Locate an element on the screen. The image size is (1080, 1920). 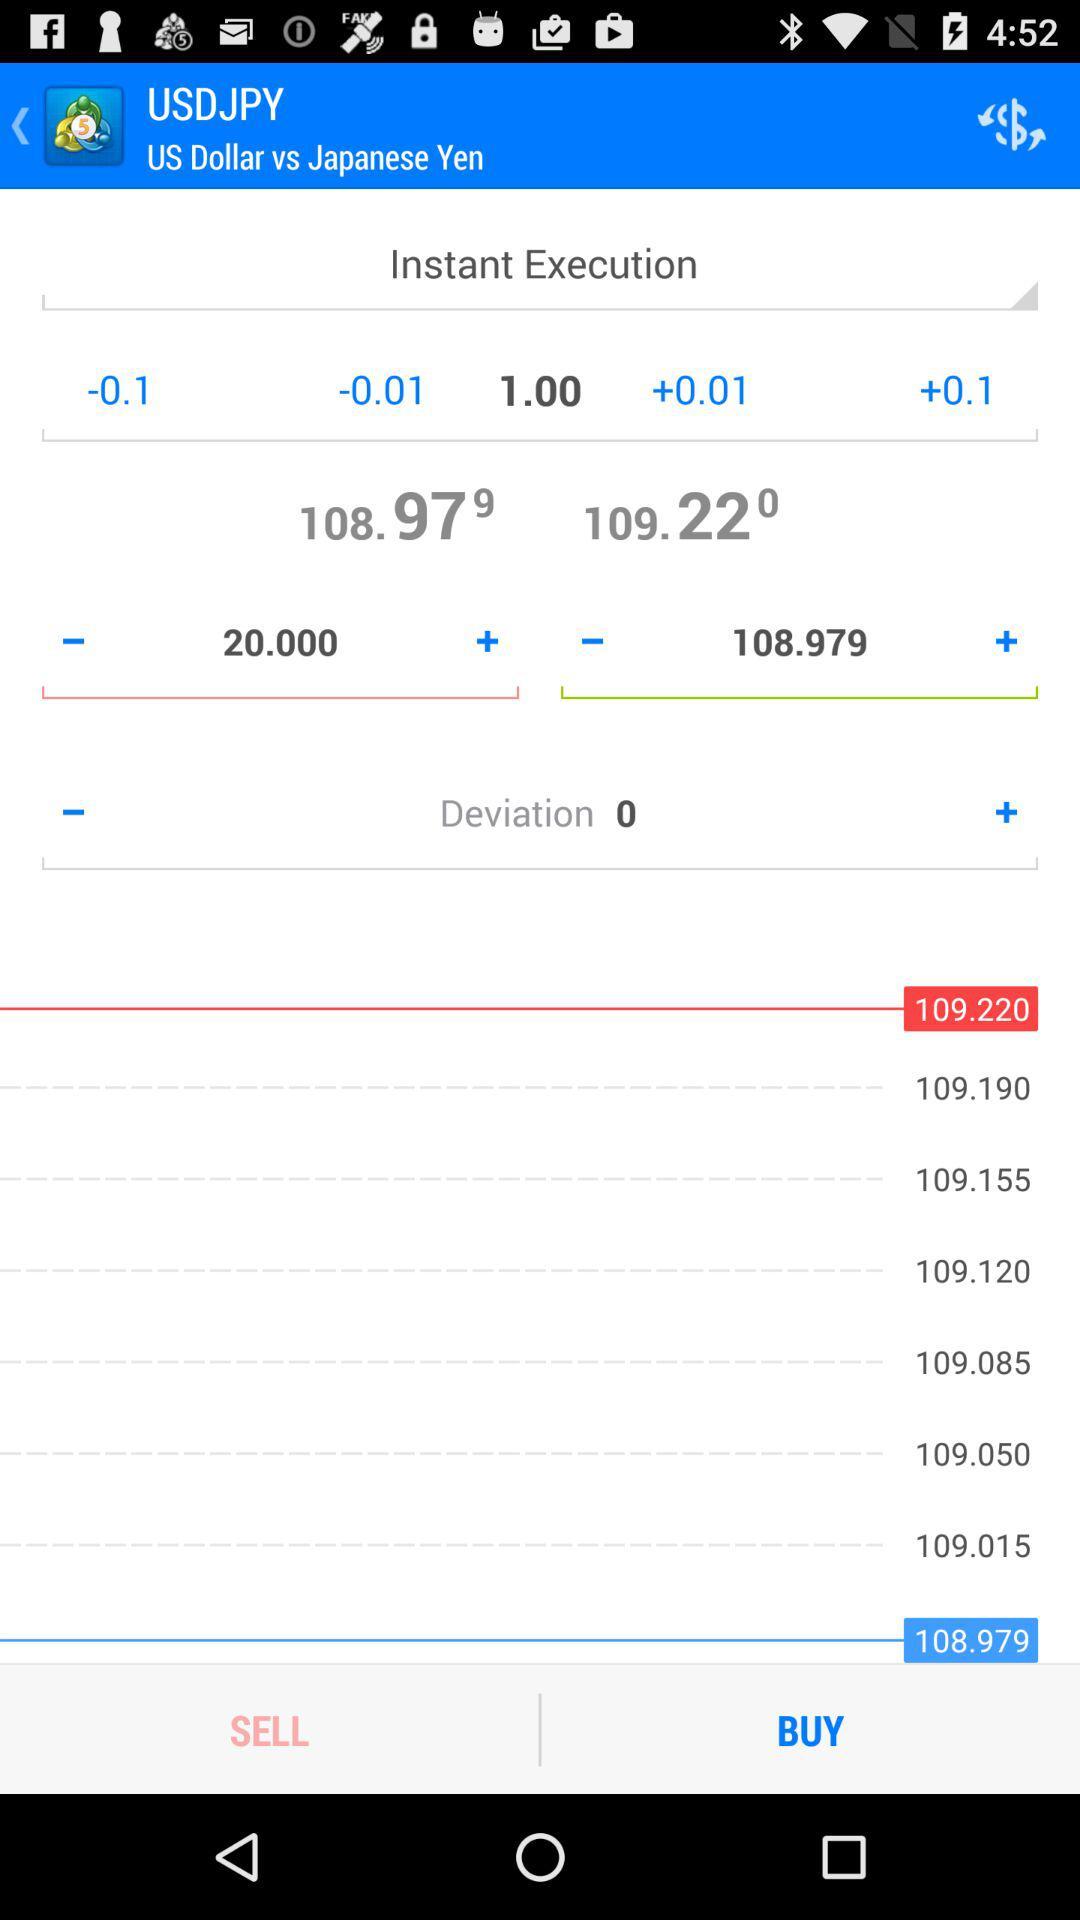
20.000 icon is located at coordinates (280, 641).